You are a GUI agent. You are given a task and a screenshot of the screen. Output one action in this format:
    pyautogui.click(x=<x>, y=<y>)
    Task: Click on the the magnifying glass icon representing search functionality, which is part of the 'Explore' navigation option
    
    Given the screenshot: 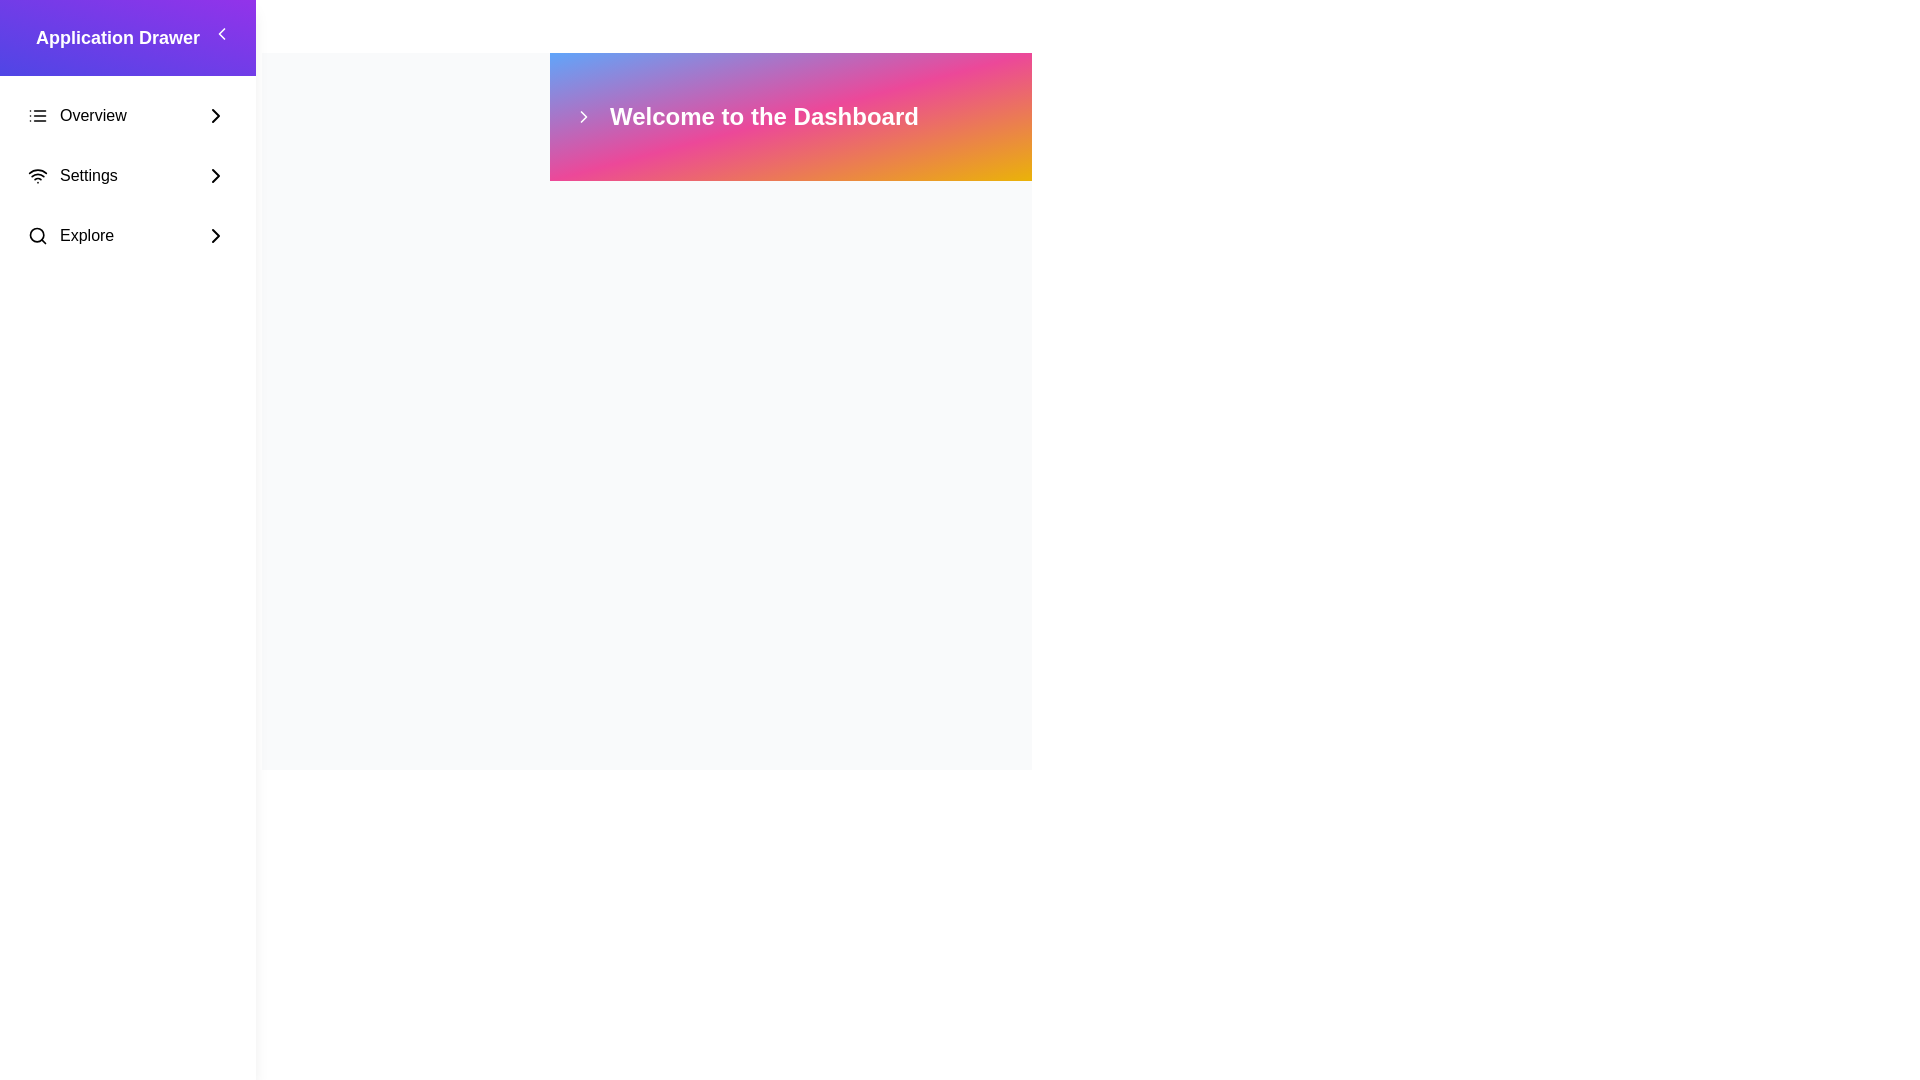 What is the action you would take?
    pyautogui.click(x=38, y=234)
    